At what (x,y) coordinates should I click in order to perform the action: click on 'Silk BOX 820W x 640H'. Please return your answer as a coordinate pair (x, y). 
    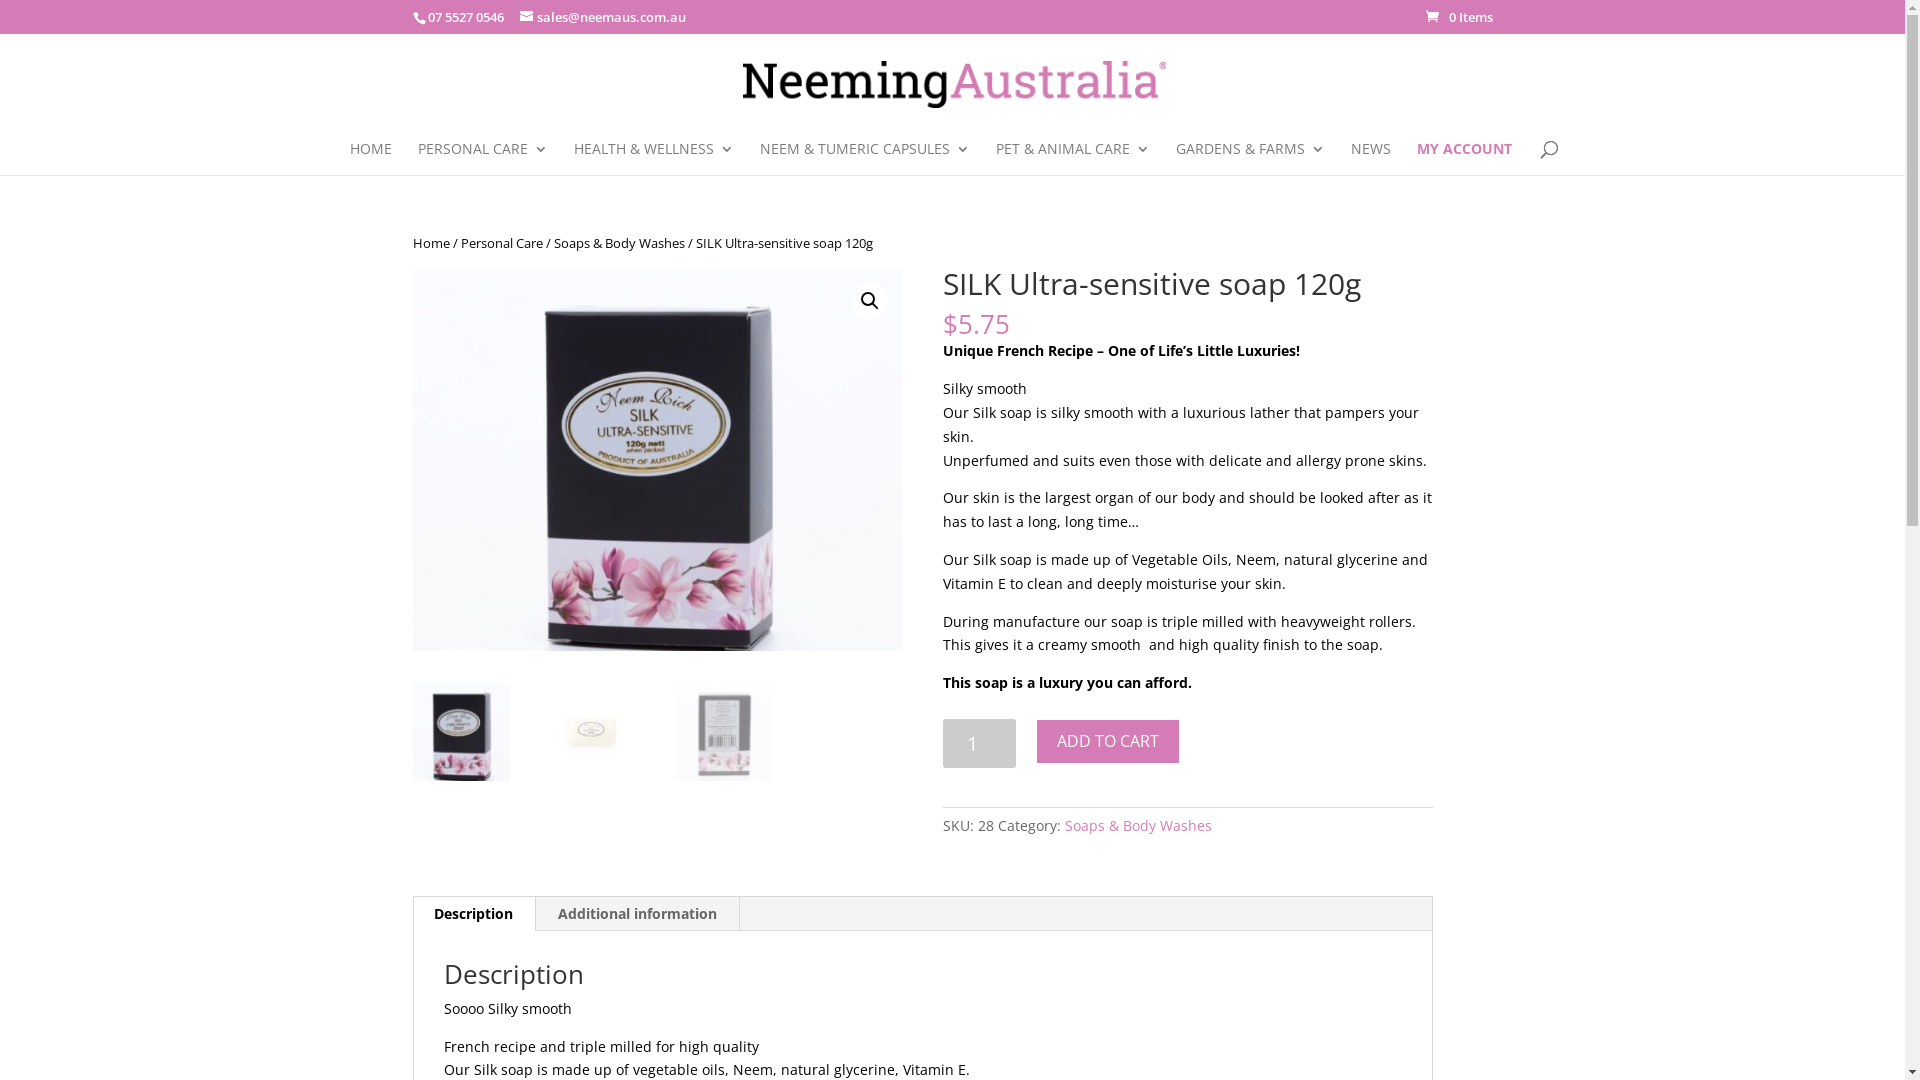
    Looking at the image, I should click on (657, 459).